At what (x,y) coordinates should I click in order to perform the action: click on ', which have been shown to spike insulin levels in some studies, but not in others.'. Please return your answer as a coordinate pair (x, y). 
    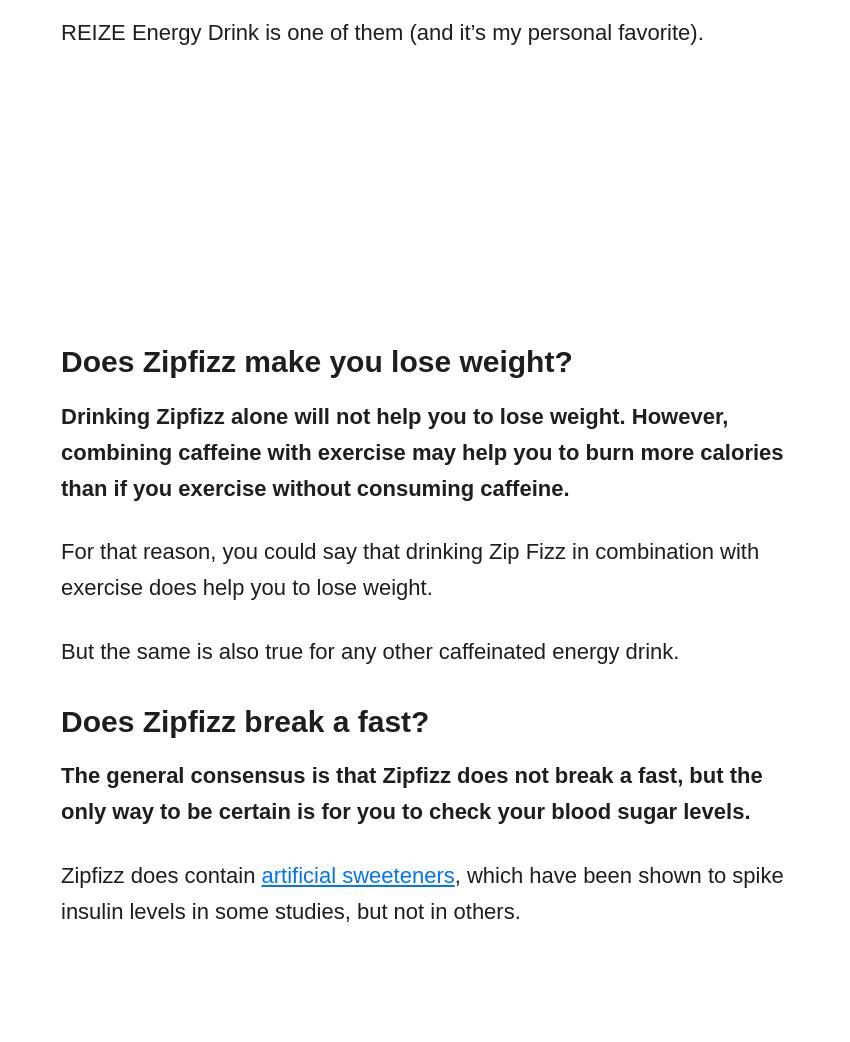
    Looking at the image, I should click on (422, 891).